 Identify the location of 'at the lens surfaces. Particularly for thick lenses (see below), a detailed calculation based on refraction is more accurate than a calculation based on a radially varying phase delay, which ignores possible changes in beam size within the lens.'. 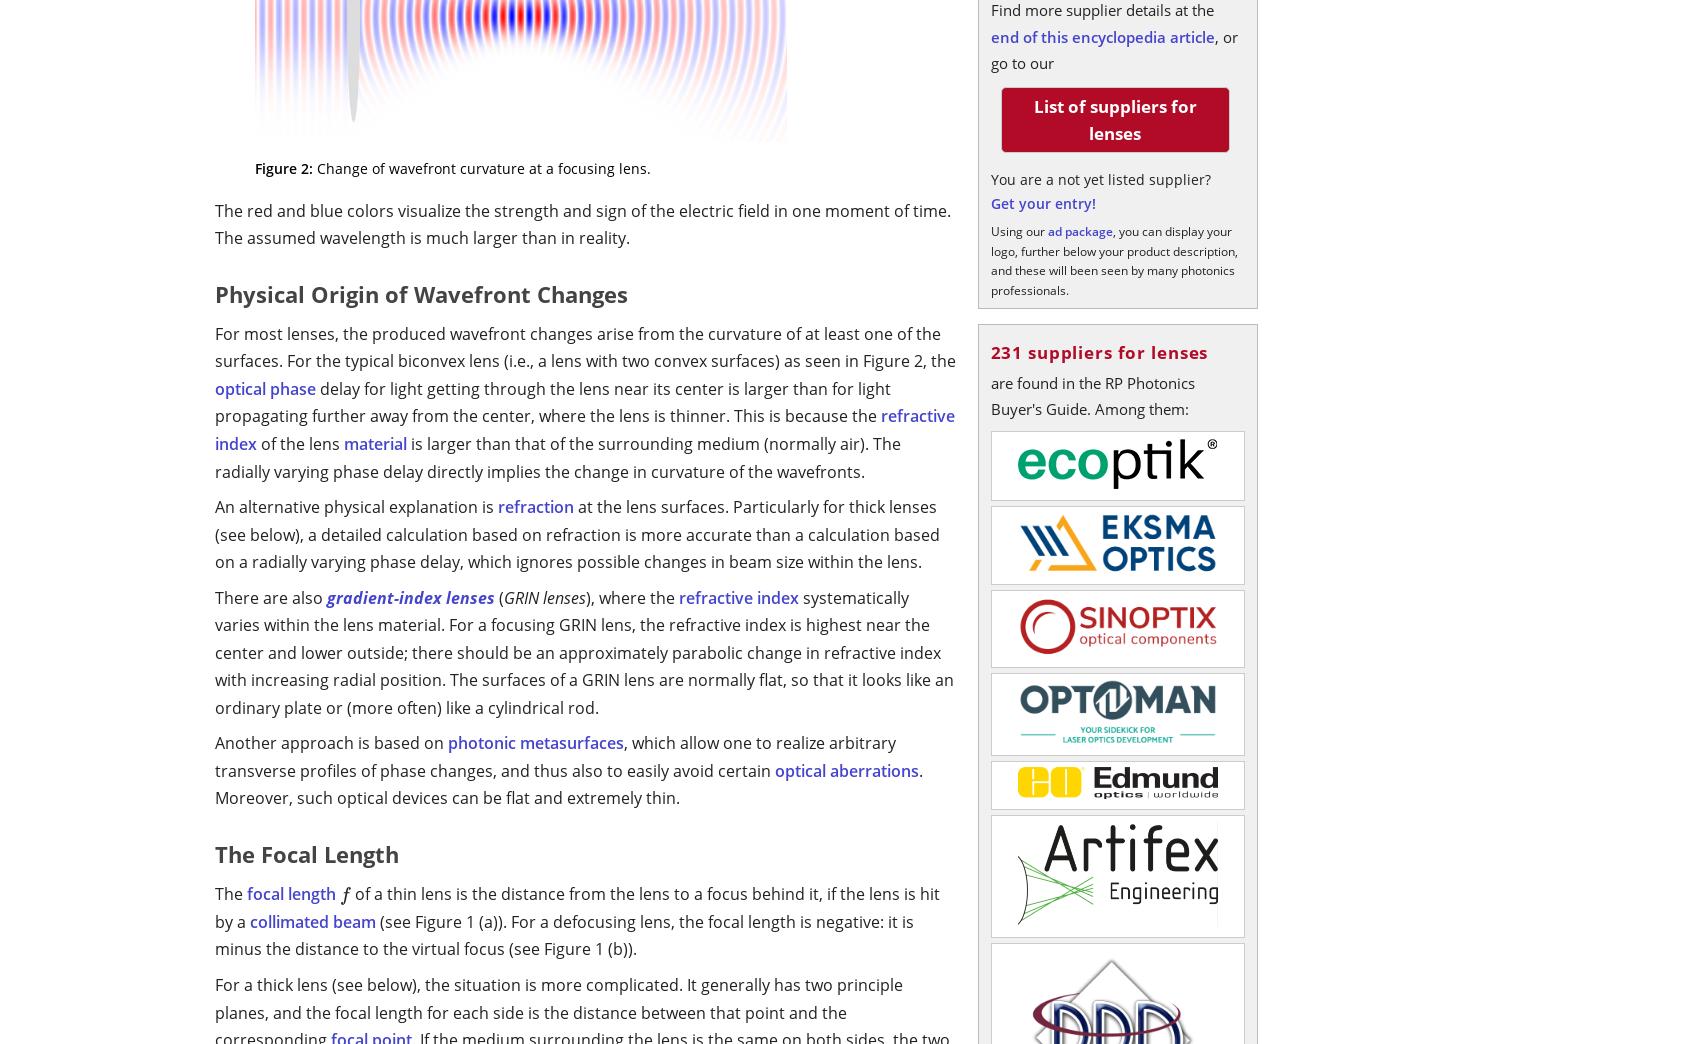
(577, 533).